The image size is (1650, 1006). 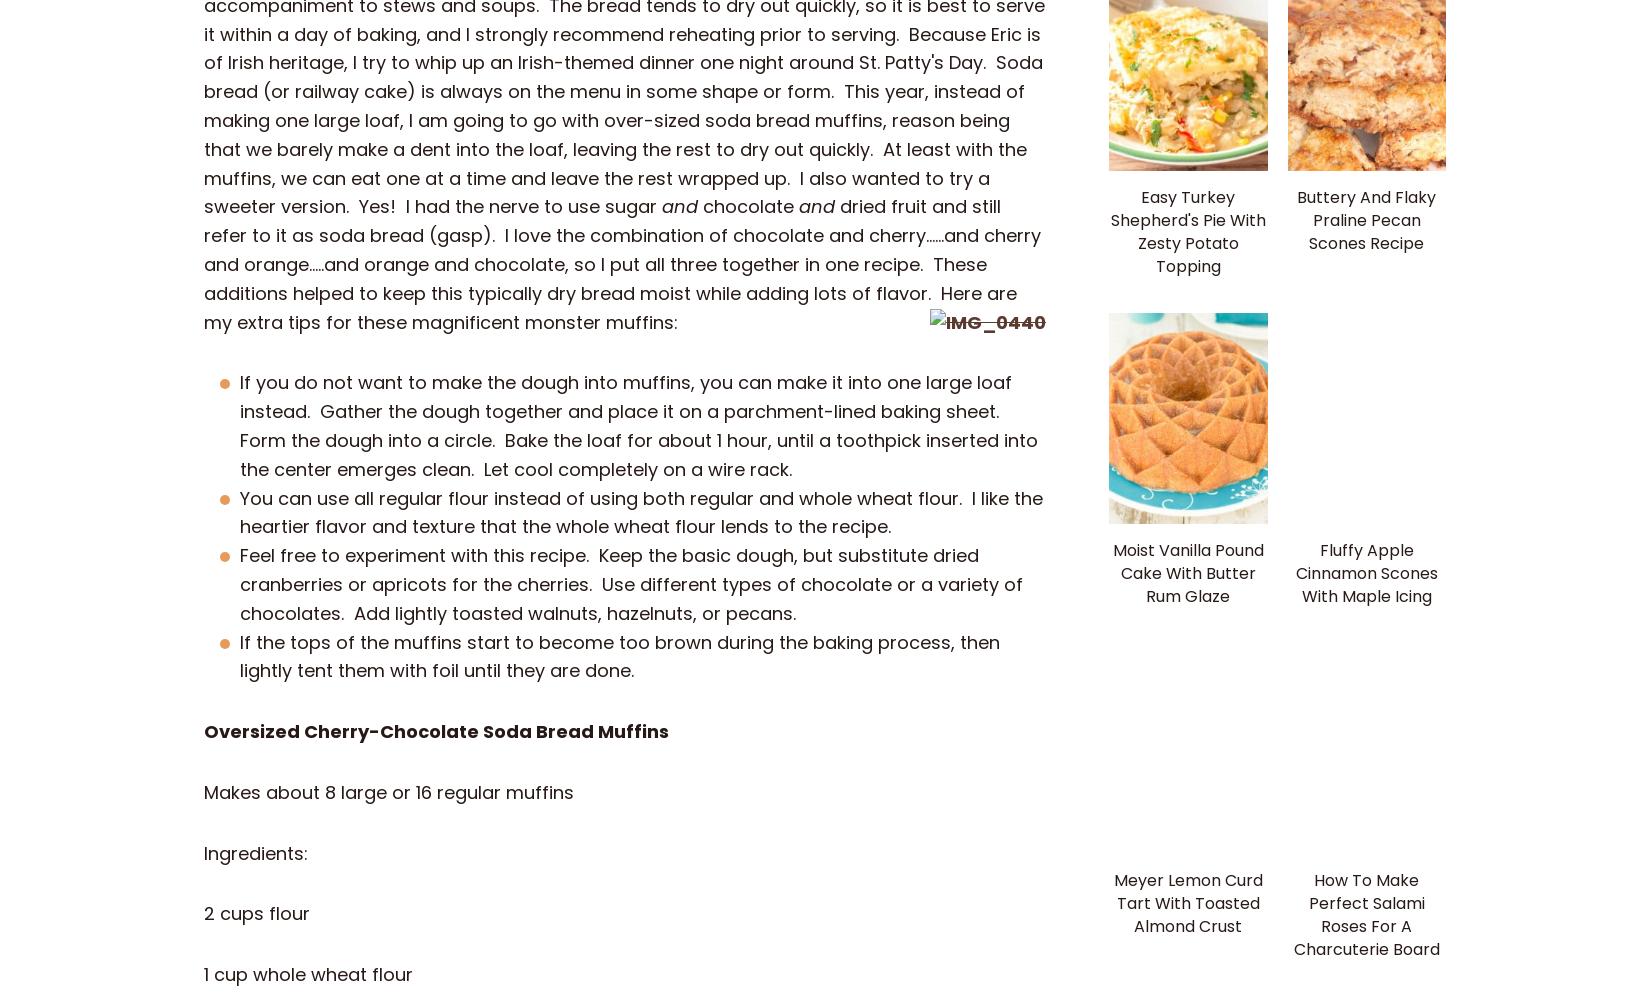 I want to click on 'Ingredients:', so click(x=256, y=851).